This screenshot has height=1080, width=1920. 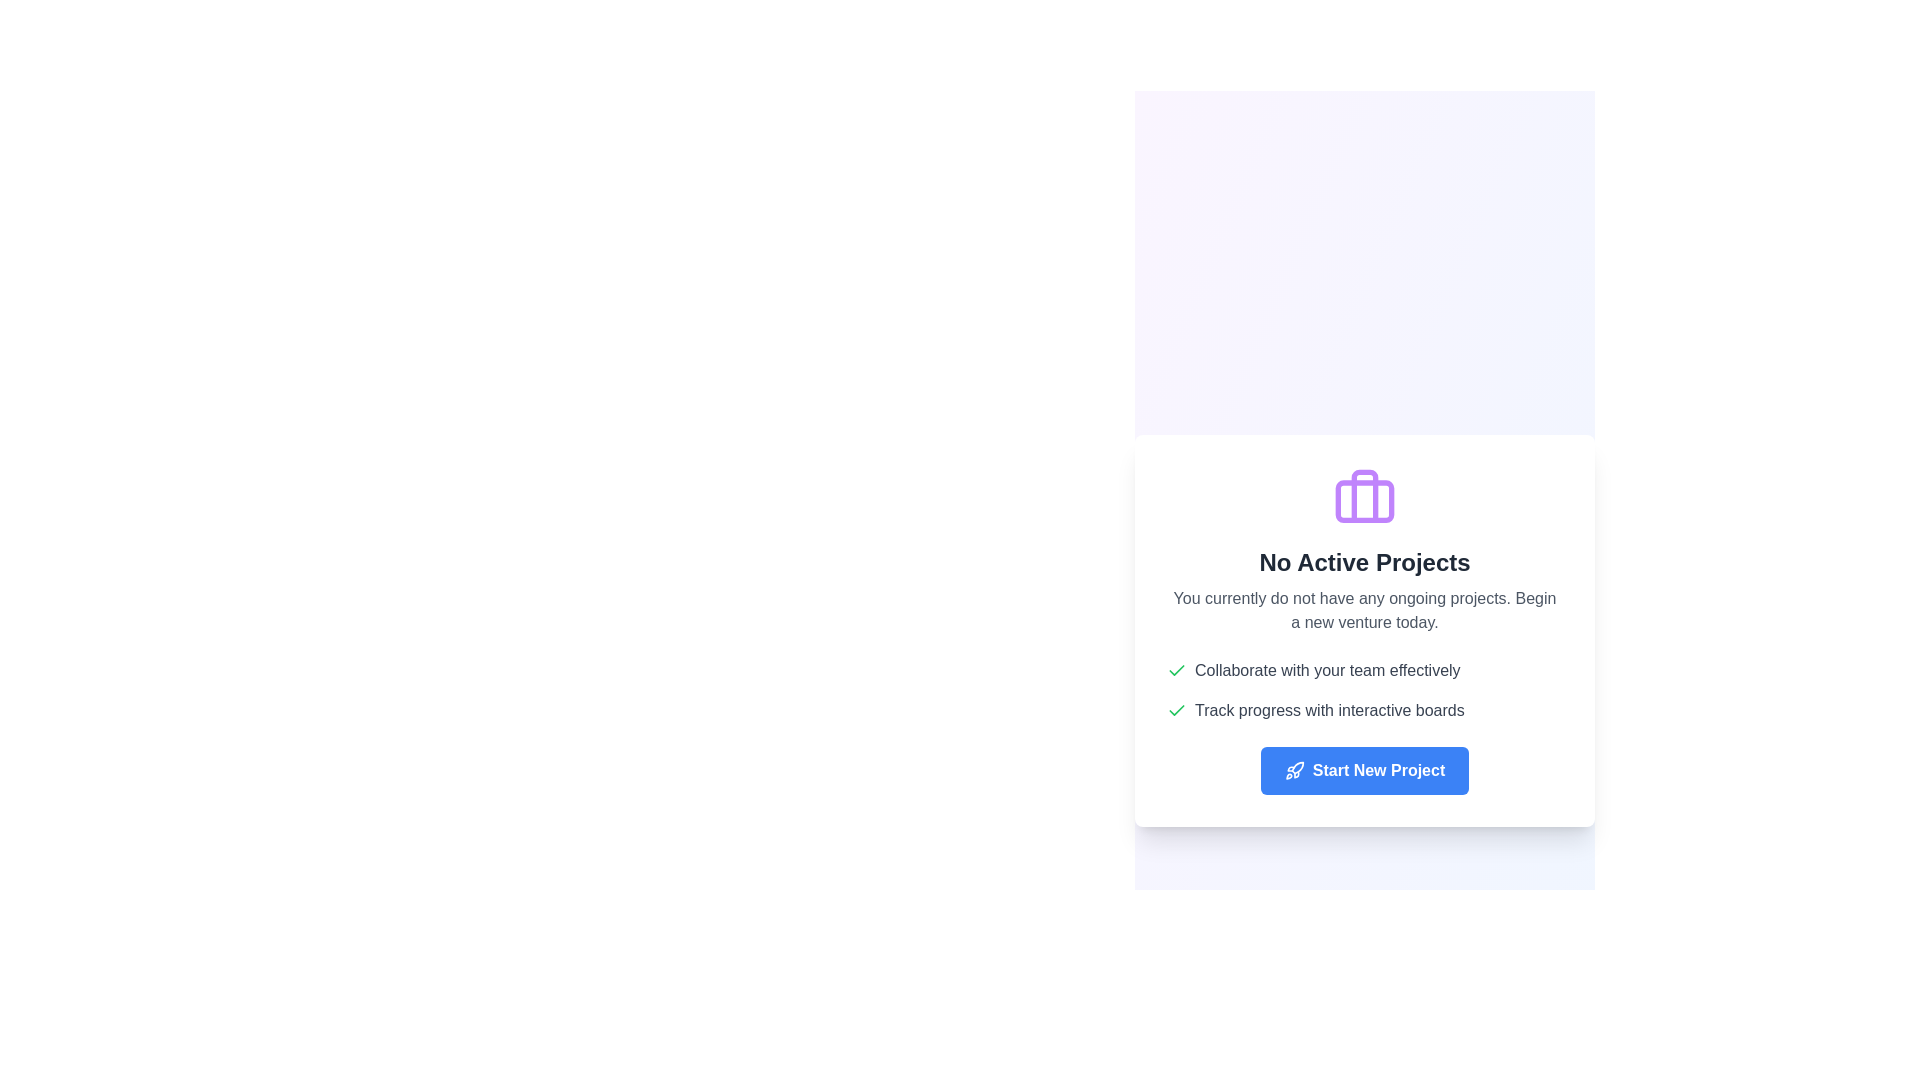 I want to click on the positive action indicator icon located under the text 'Track progress with interactive boards', specifically the second symbol in the feature list, so click(x=1176, y=670).